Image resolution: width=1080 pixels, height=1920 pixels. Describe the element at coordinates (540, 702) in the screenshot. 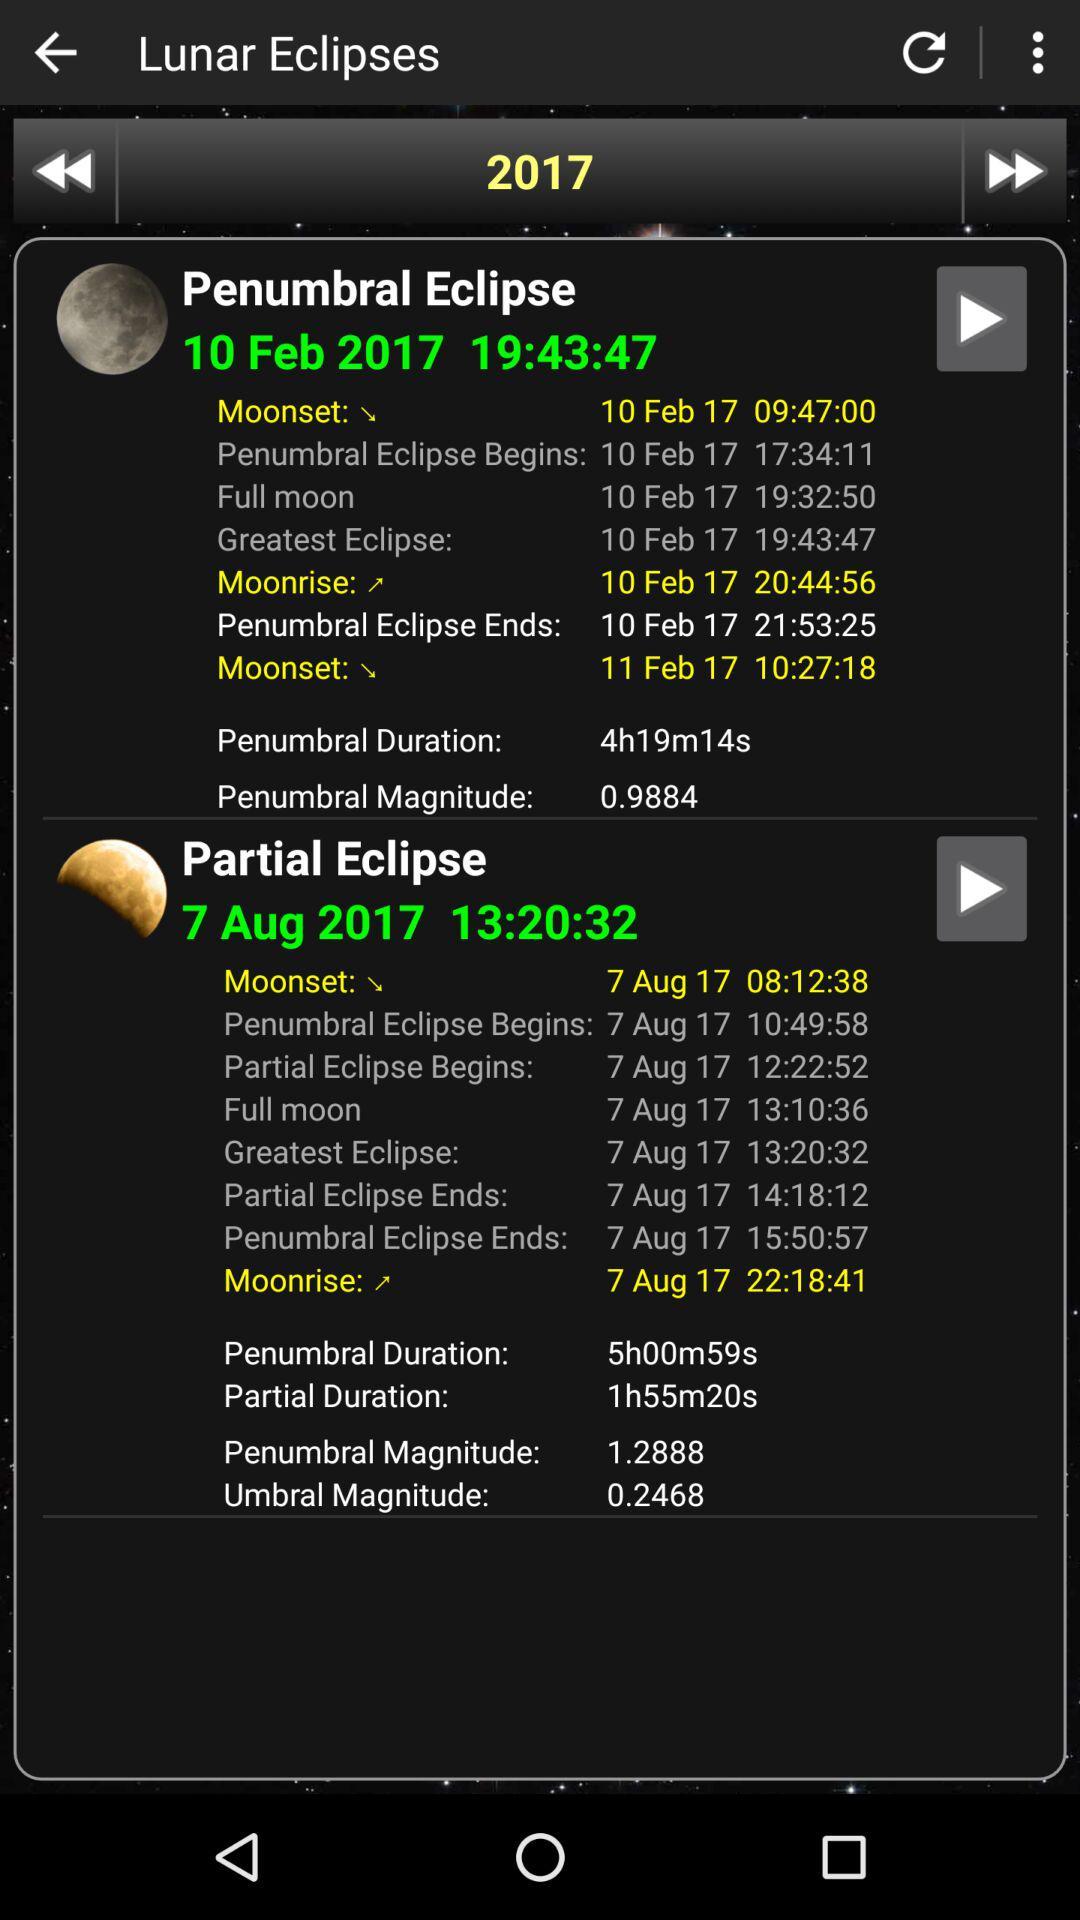

I see `the icon above the penumbral duration:` at that location.